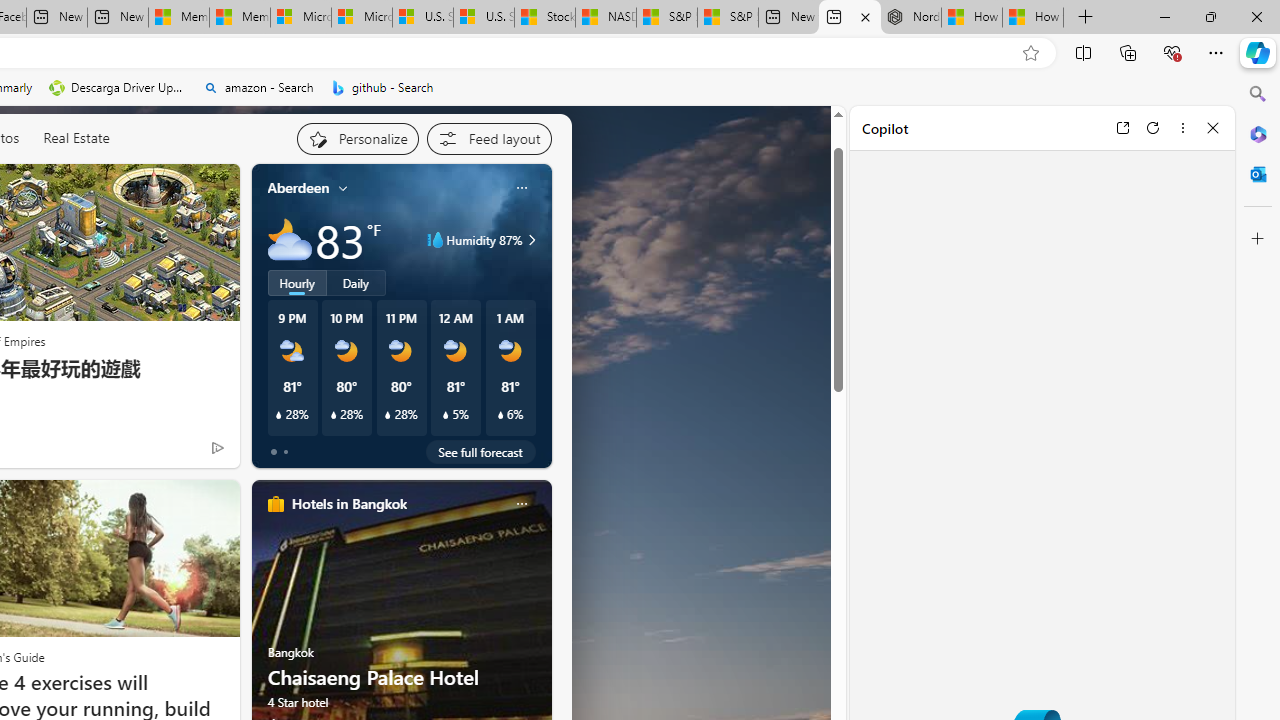  Describe the element at coordinates (726, 17) in the screenshot. I see `'S&P 500, Nasdaq end lower, weighed by Nvidia dip | Watch'` at that location.